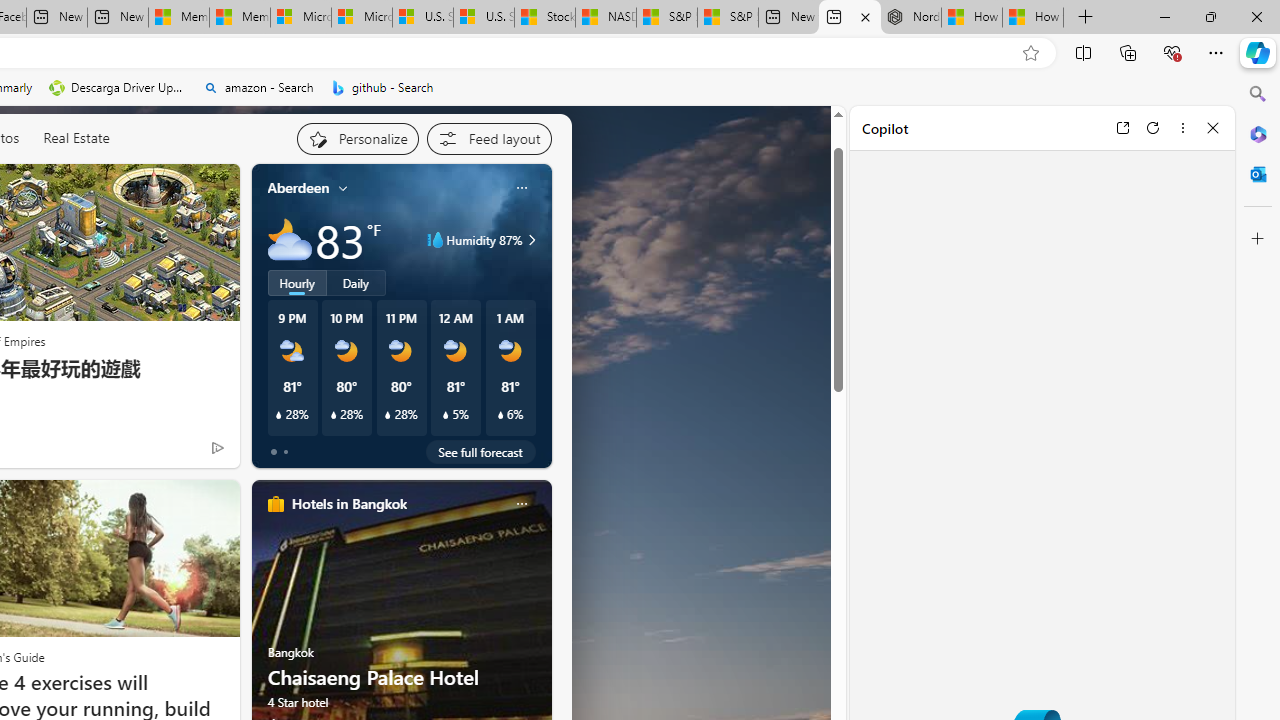  Describe the element at coordinates (726, 17) in the screenshot. I see `'S&P 500, Nasdaq end lower, weighed by Nvidia dip | Watch'` at that location.